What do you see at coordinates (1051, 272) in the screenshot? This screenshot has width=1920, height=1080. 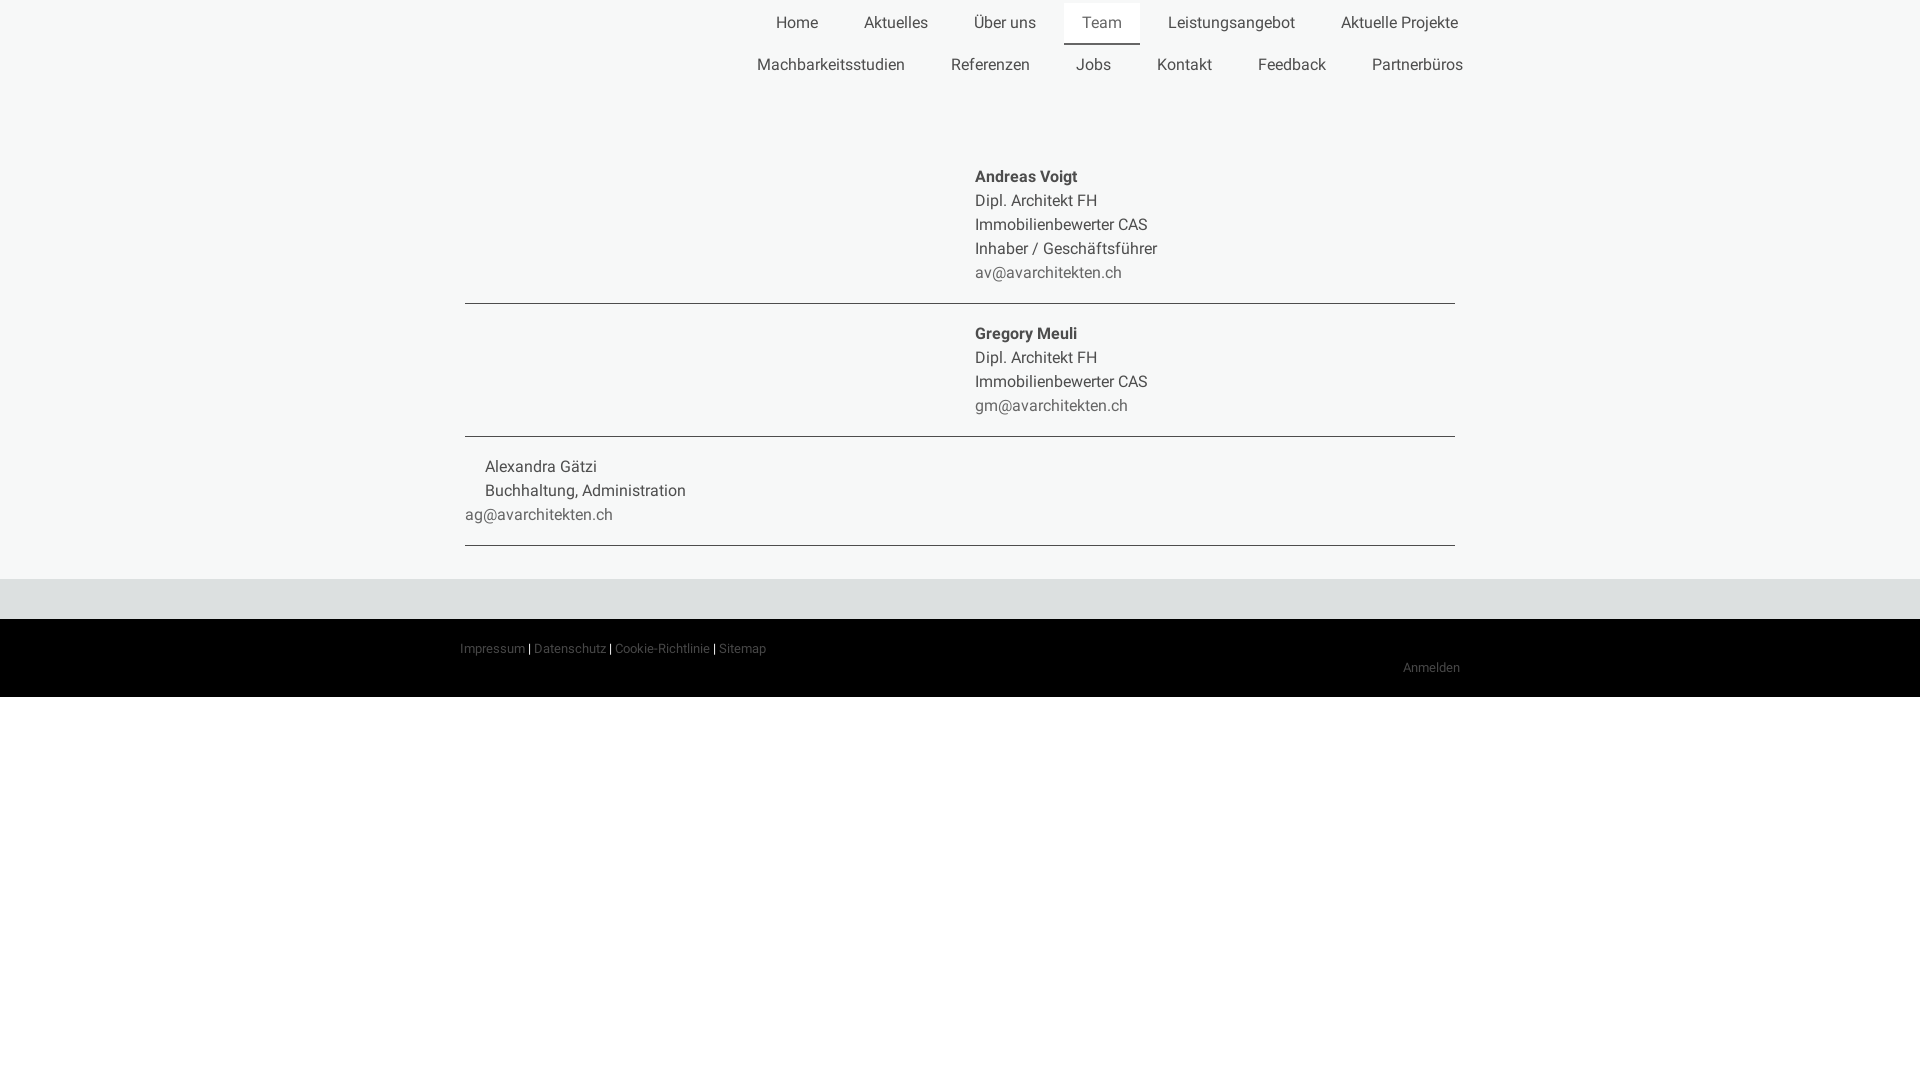 I see `'av@avarchitekten.ch  '` at bounding box center [1051, 272].